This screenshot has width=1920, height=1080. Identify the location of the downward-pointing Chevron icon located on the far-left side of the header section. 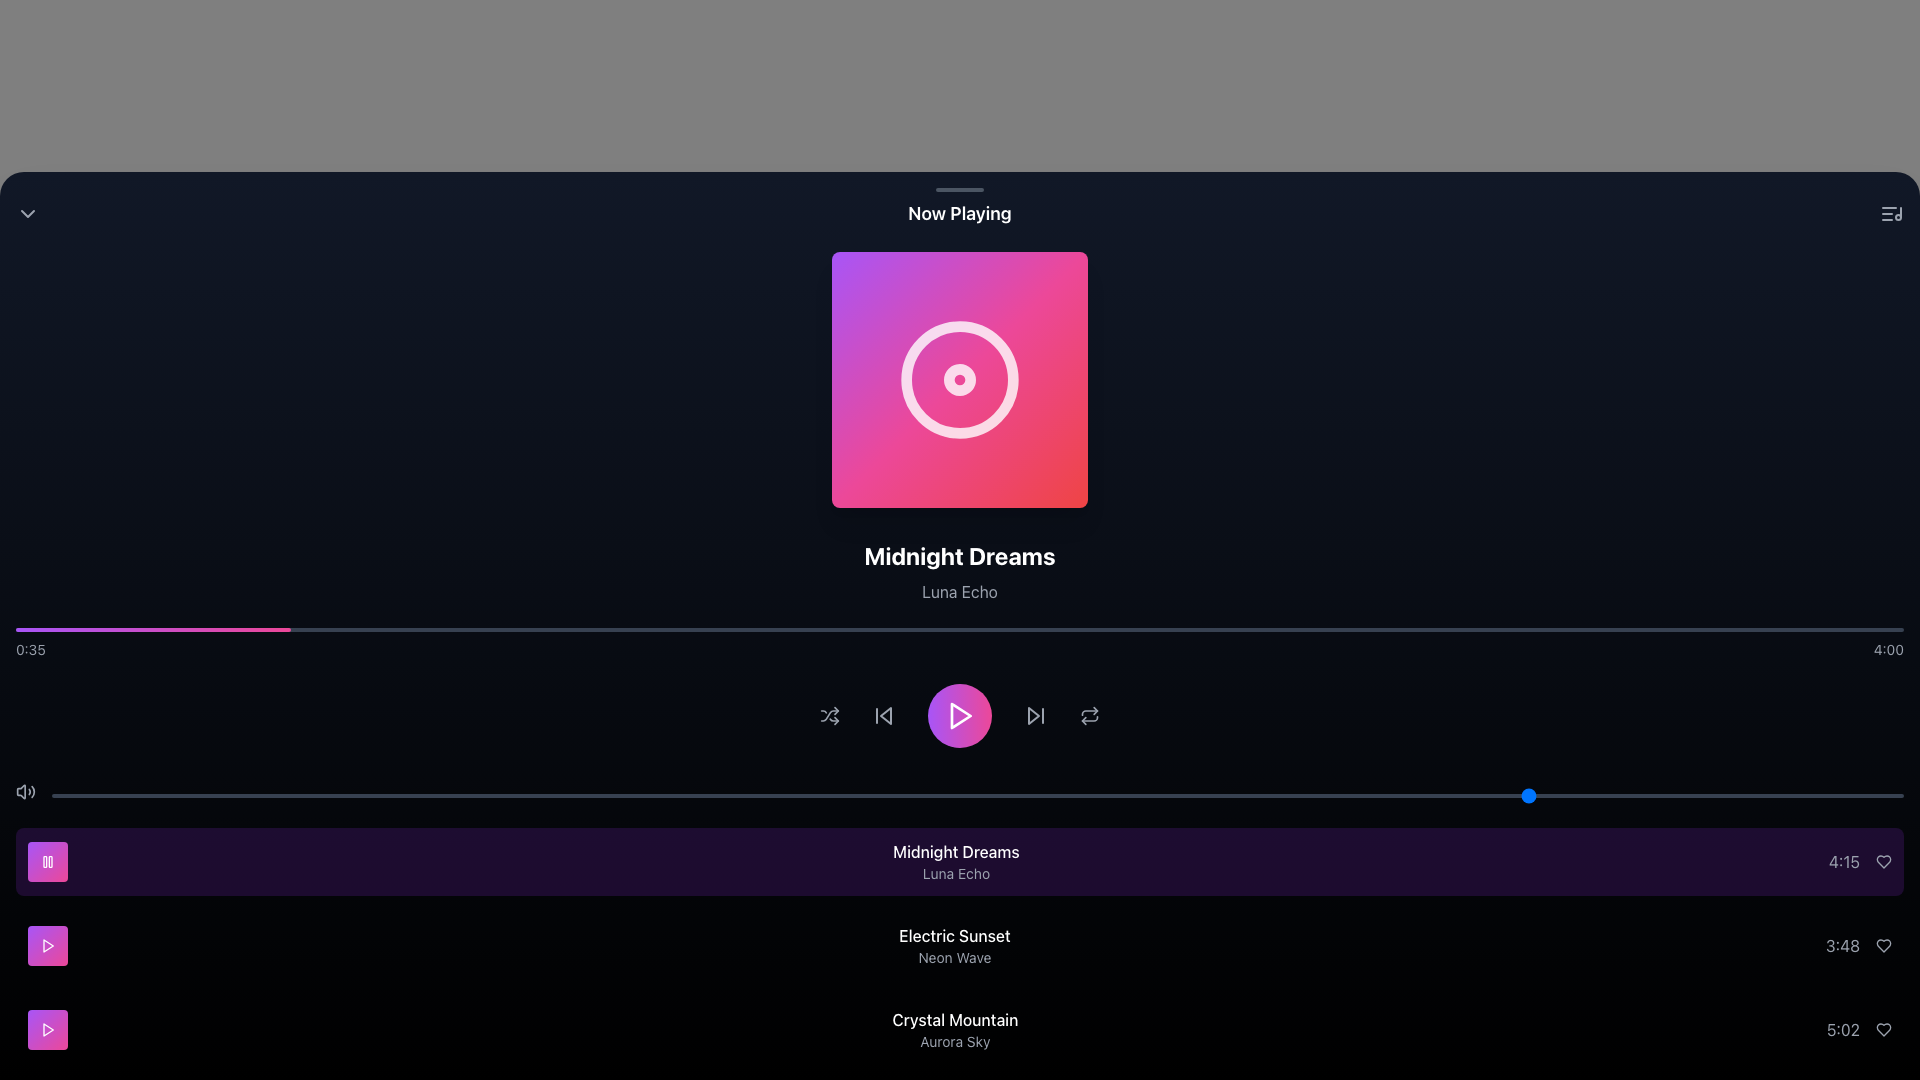
(28, 213).